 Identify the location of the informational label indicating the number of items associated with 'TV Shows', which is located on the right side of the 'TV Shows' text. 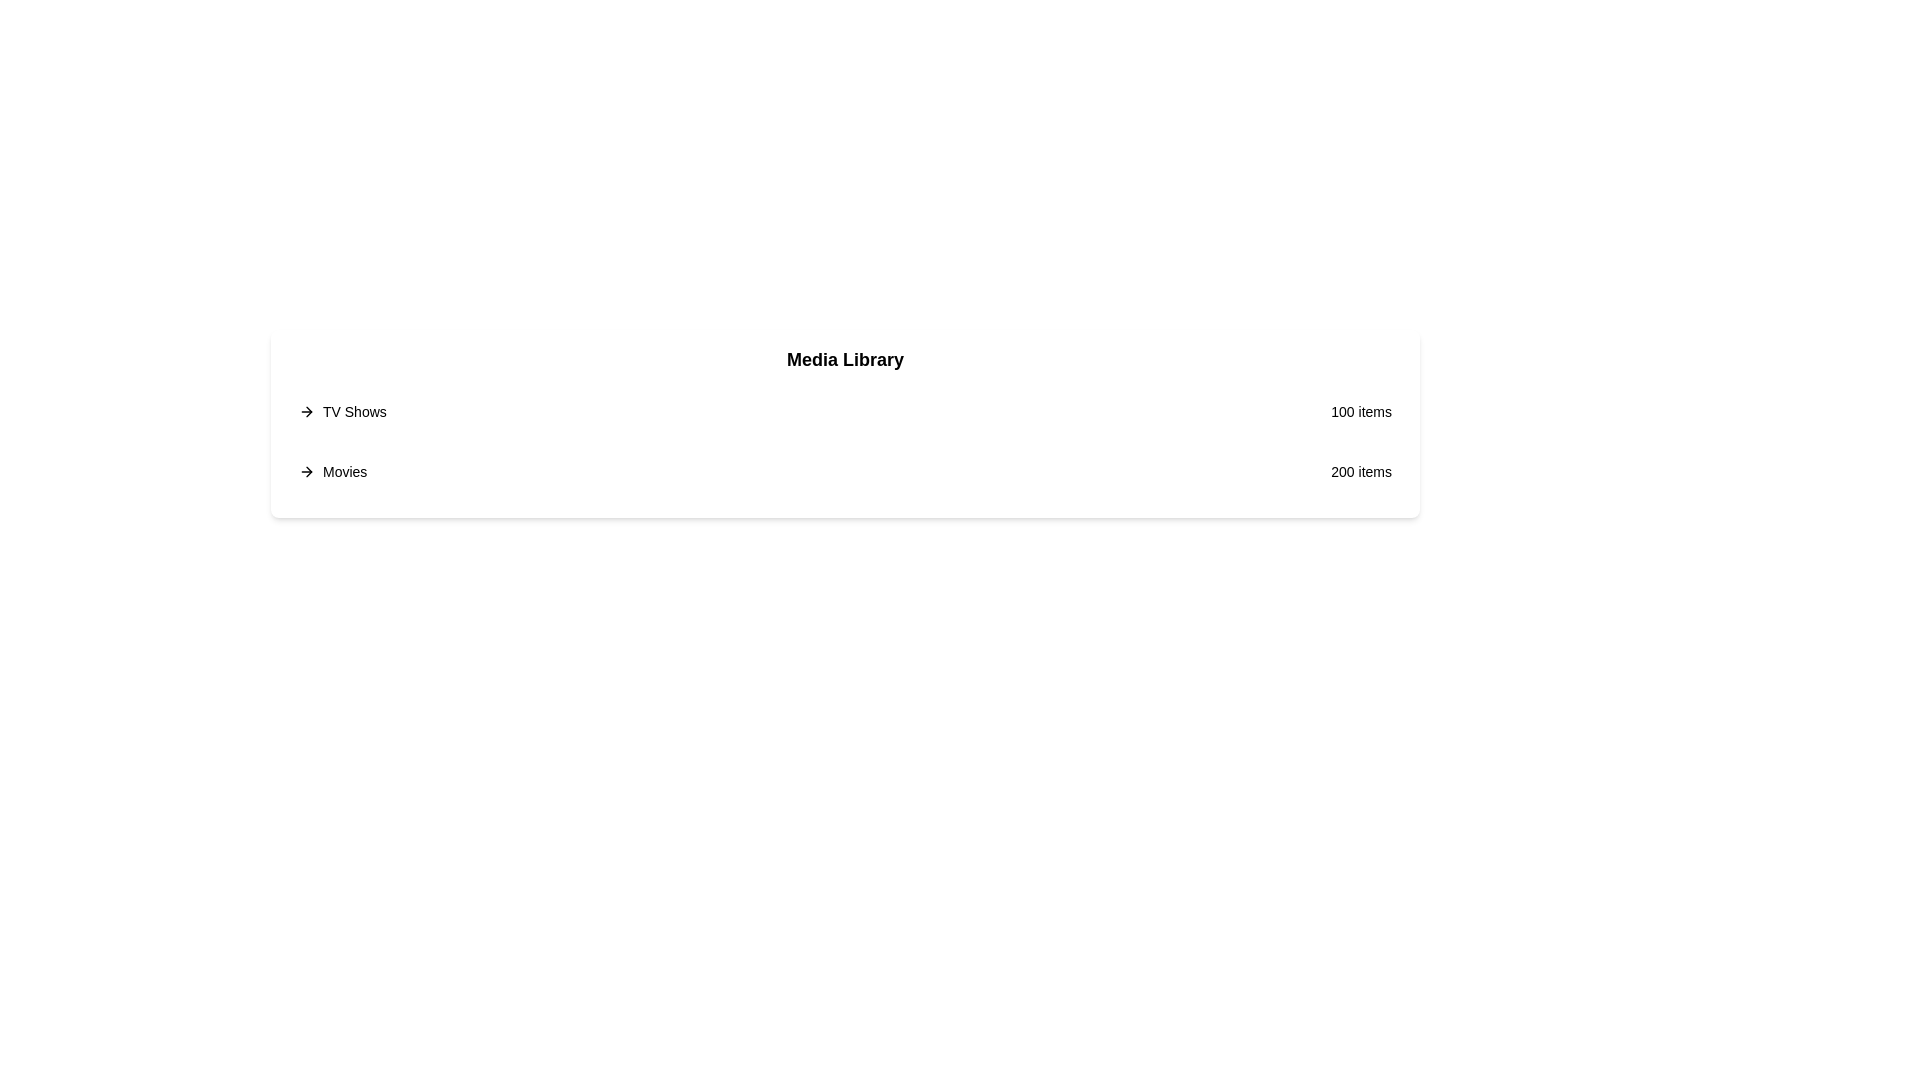
(1360, 411).